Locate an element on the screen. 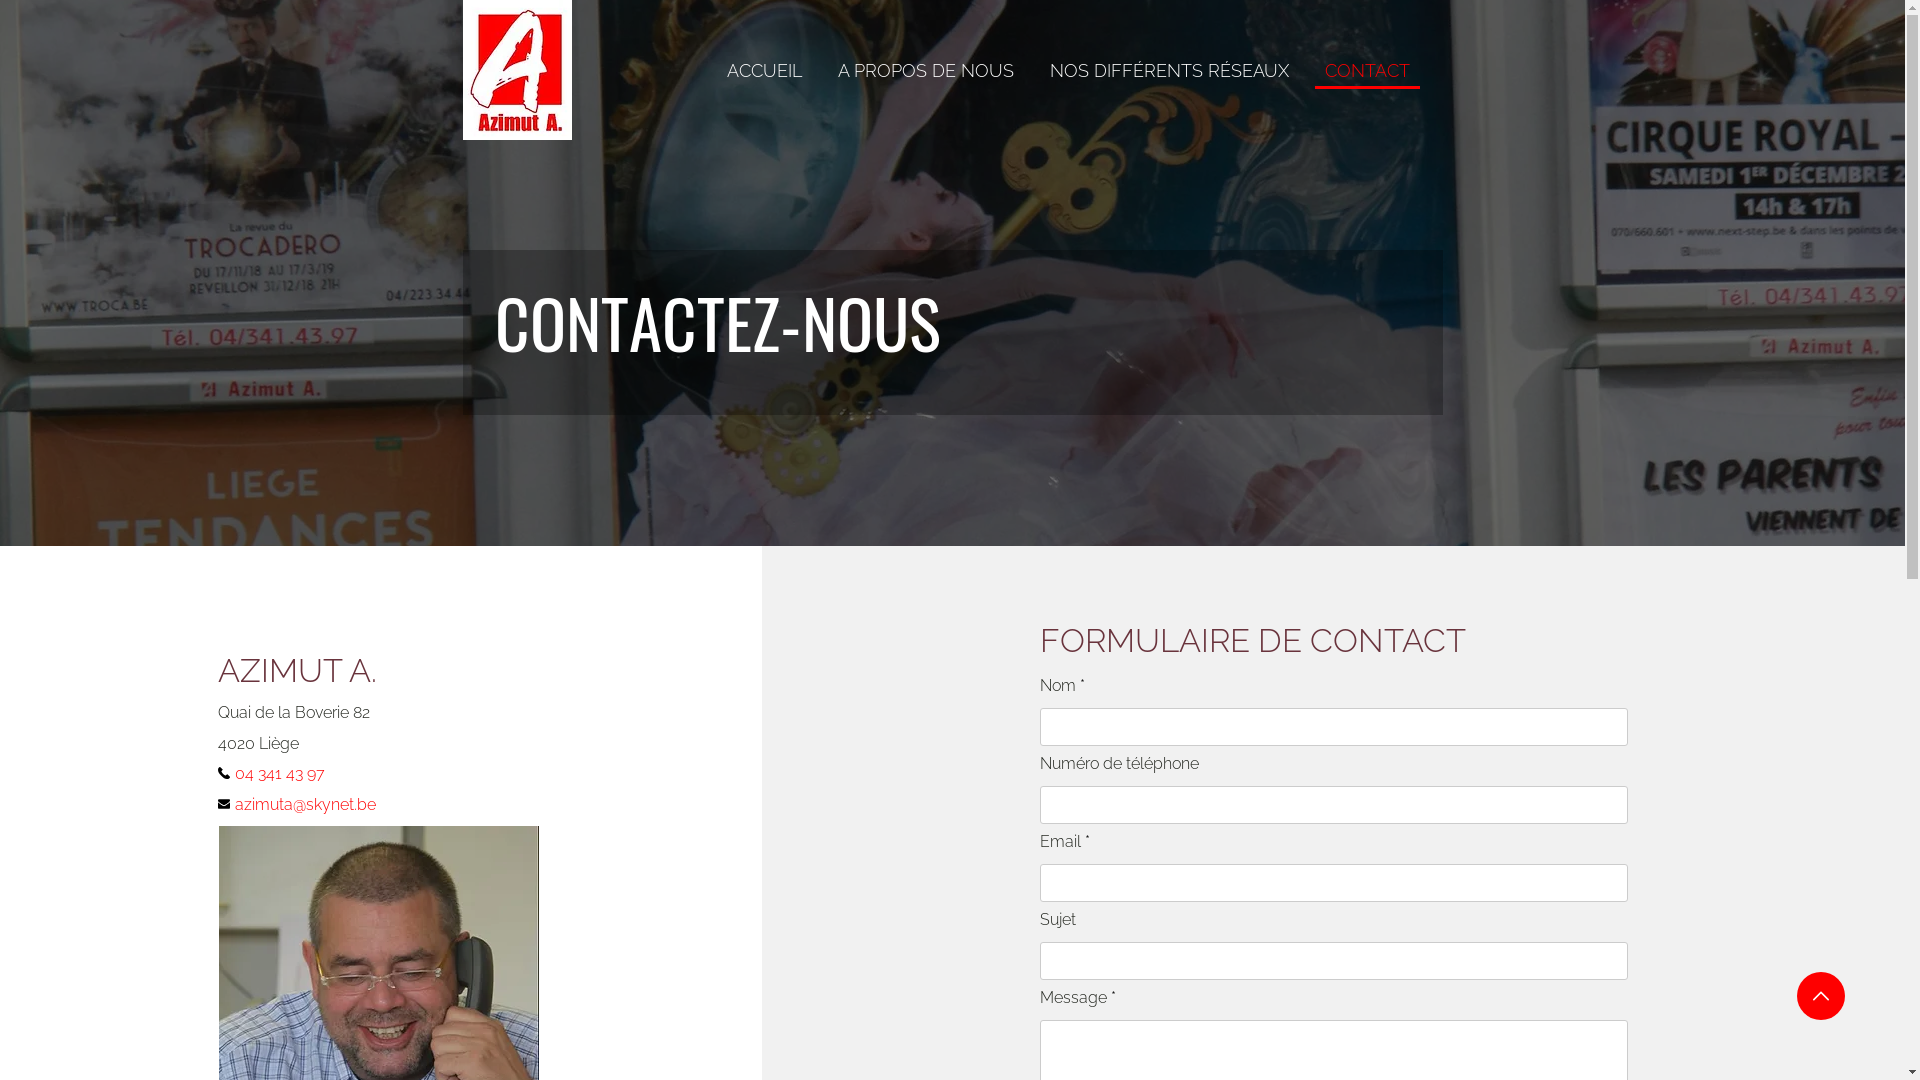 The height and width of the screenshot is (1080, 1920). 'azimuta@skynet.be' is located at coordinates (315, 803).